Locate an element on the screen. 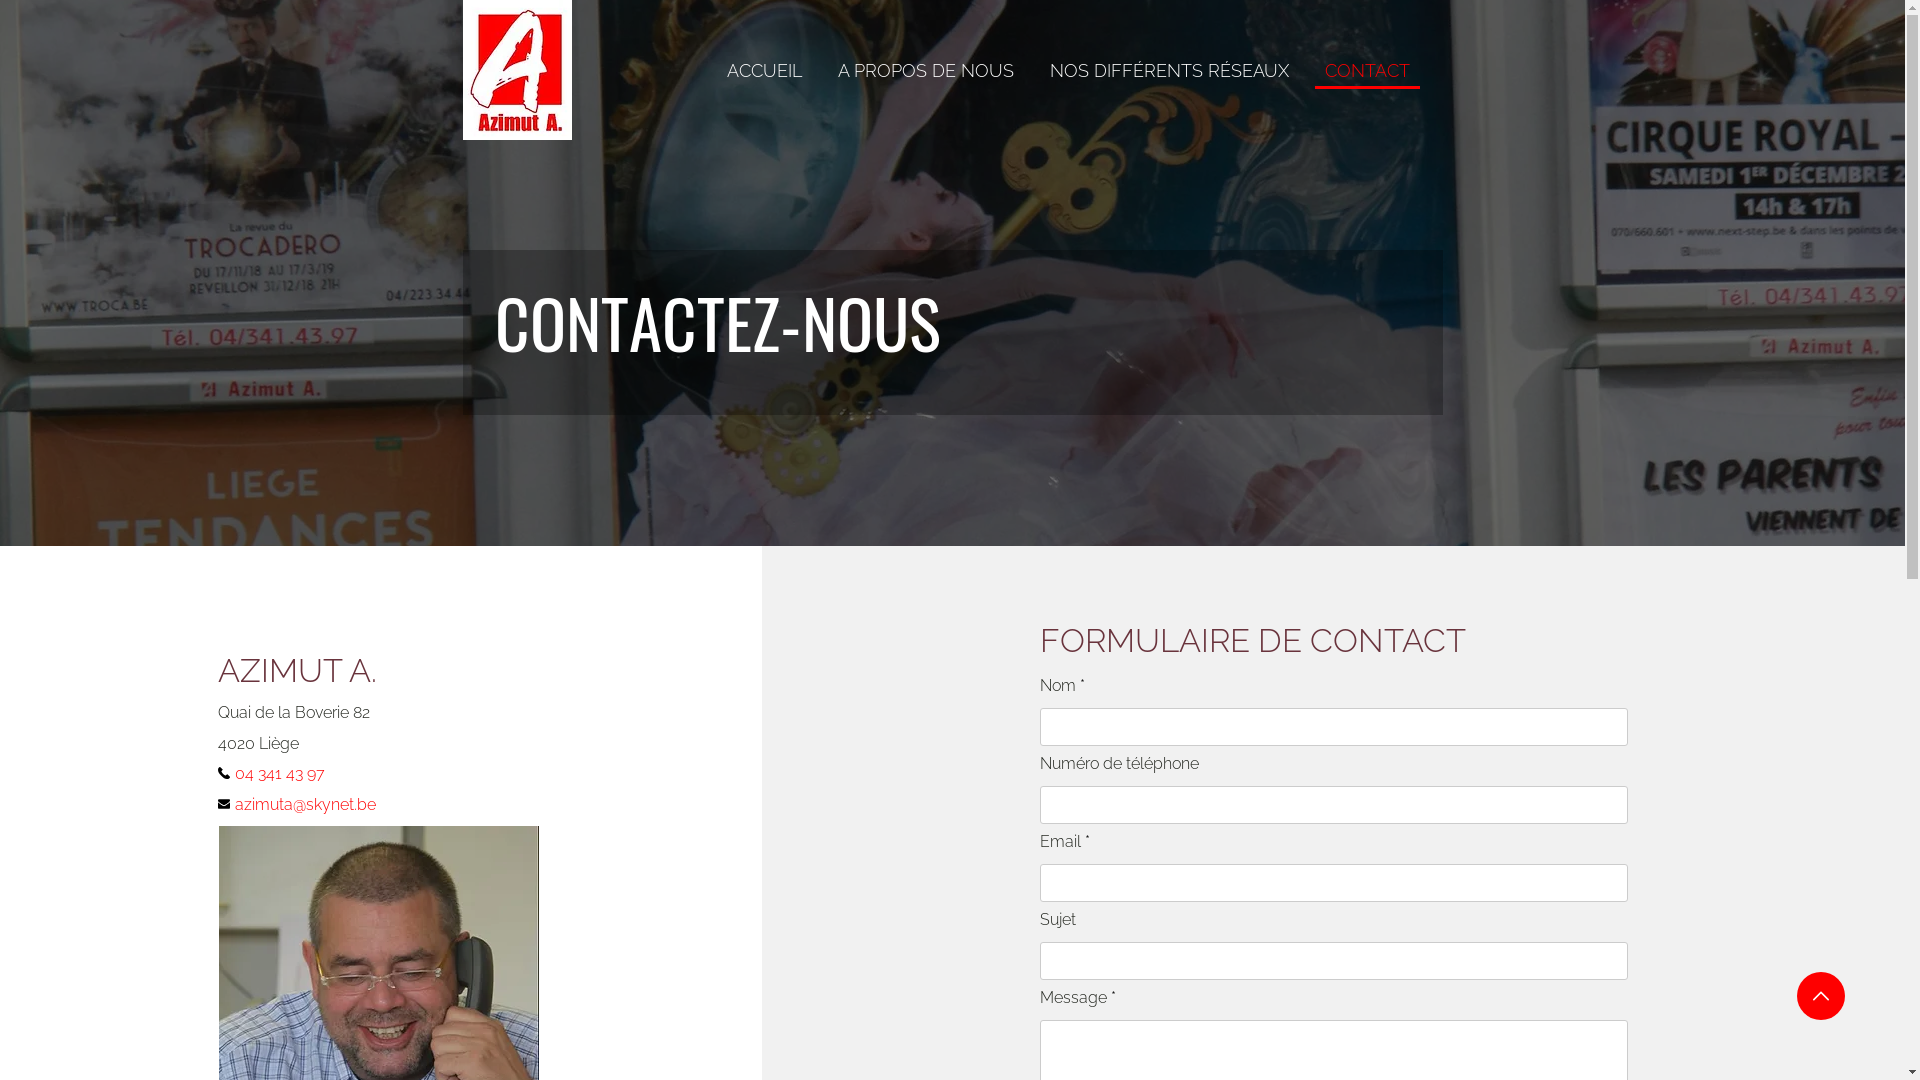 The height and width of the screenshot is (1080, 1920). 'azimuta@skynet.be' is located at coordinates (315, 803).